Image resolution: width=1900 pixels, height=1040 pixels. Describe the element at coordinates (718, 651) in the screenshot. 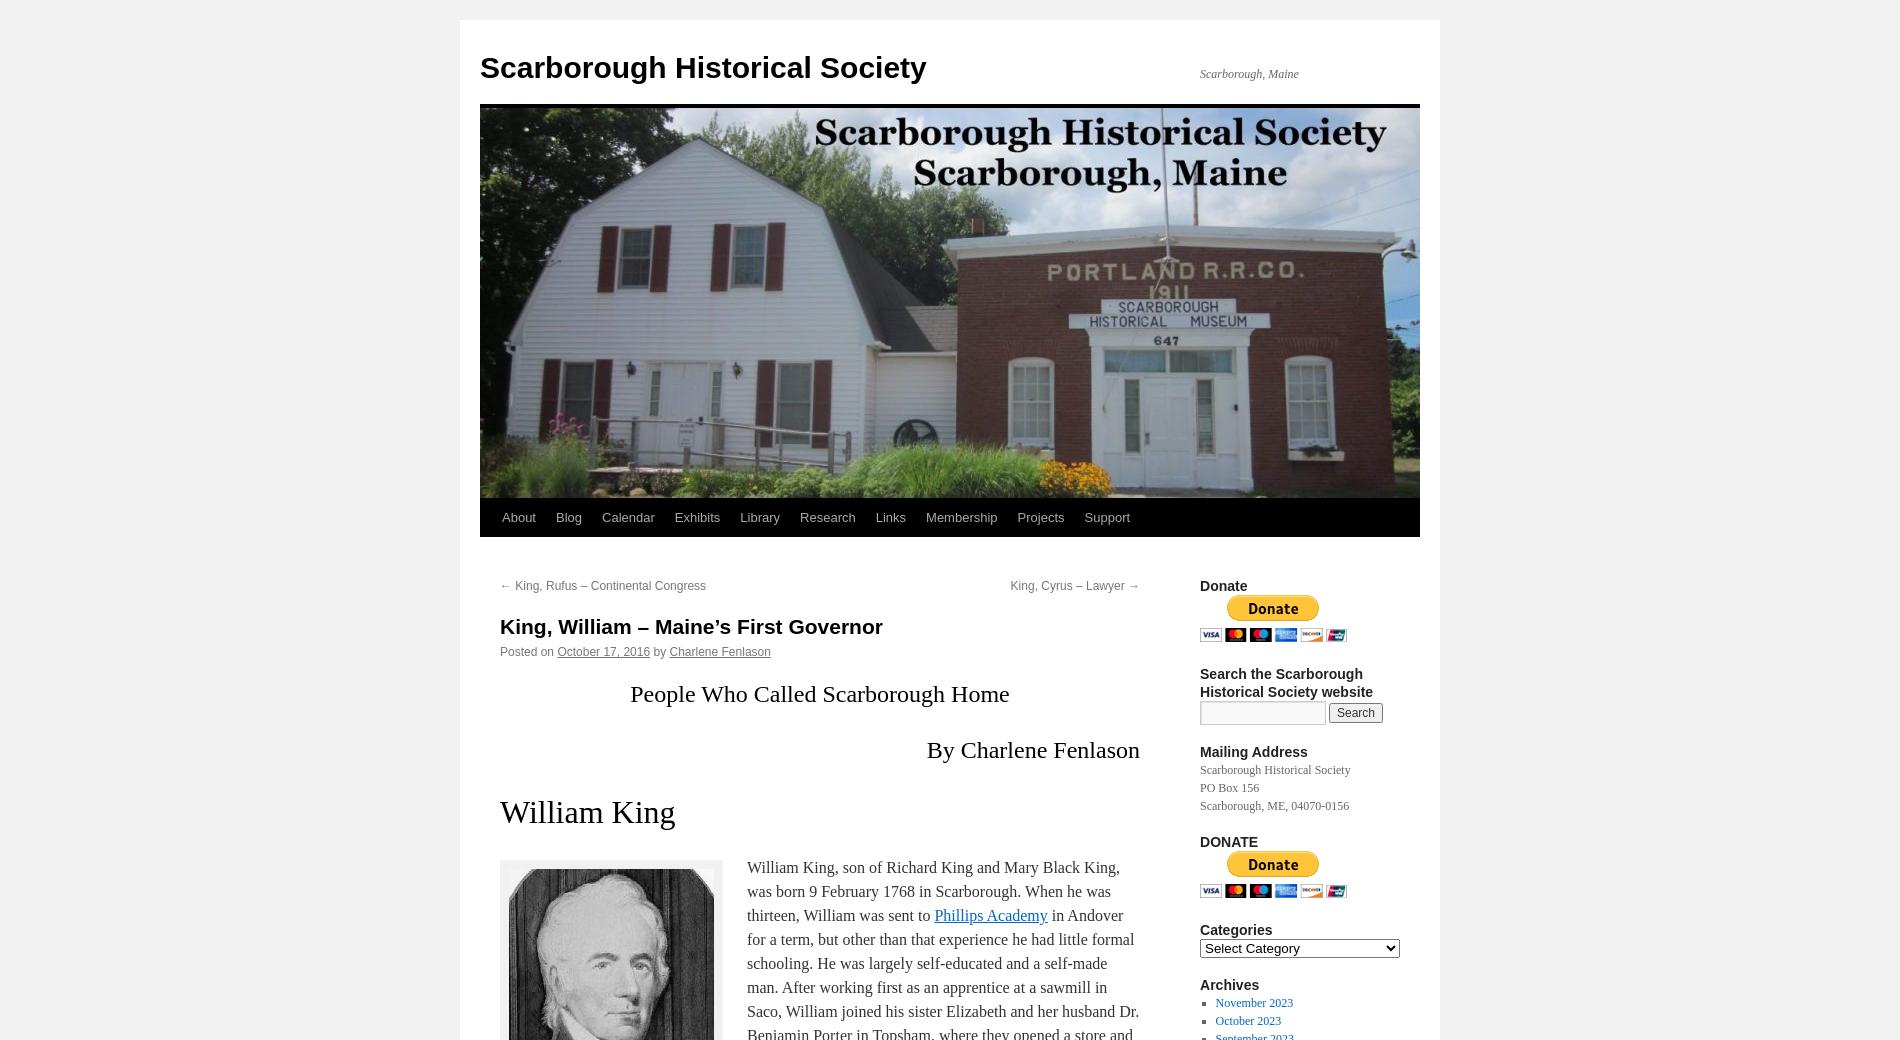

I see `'Charlene Fenlason'` at that location.